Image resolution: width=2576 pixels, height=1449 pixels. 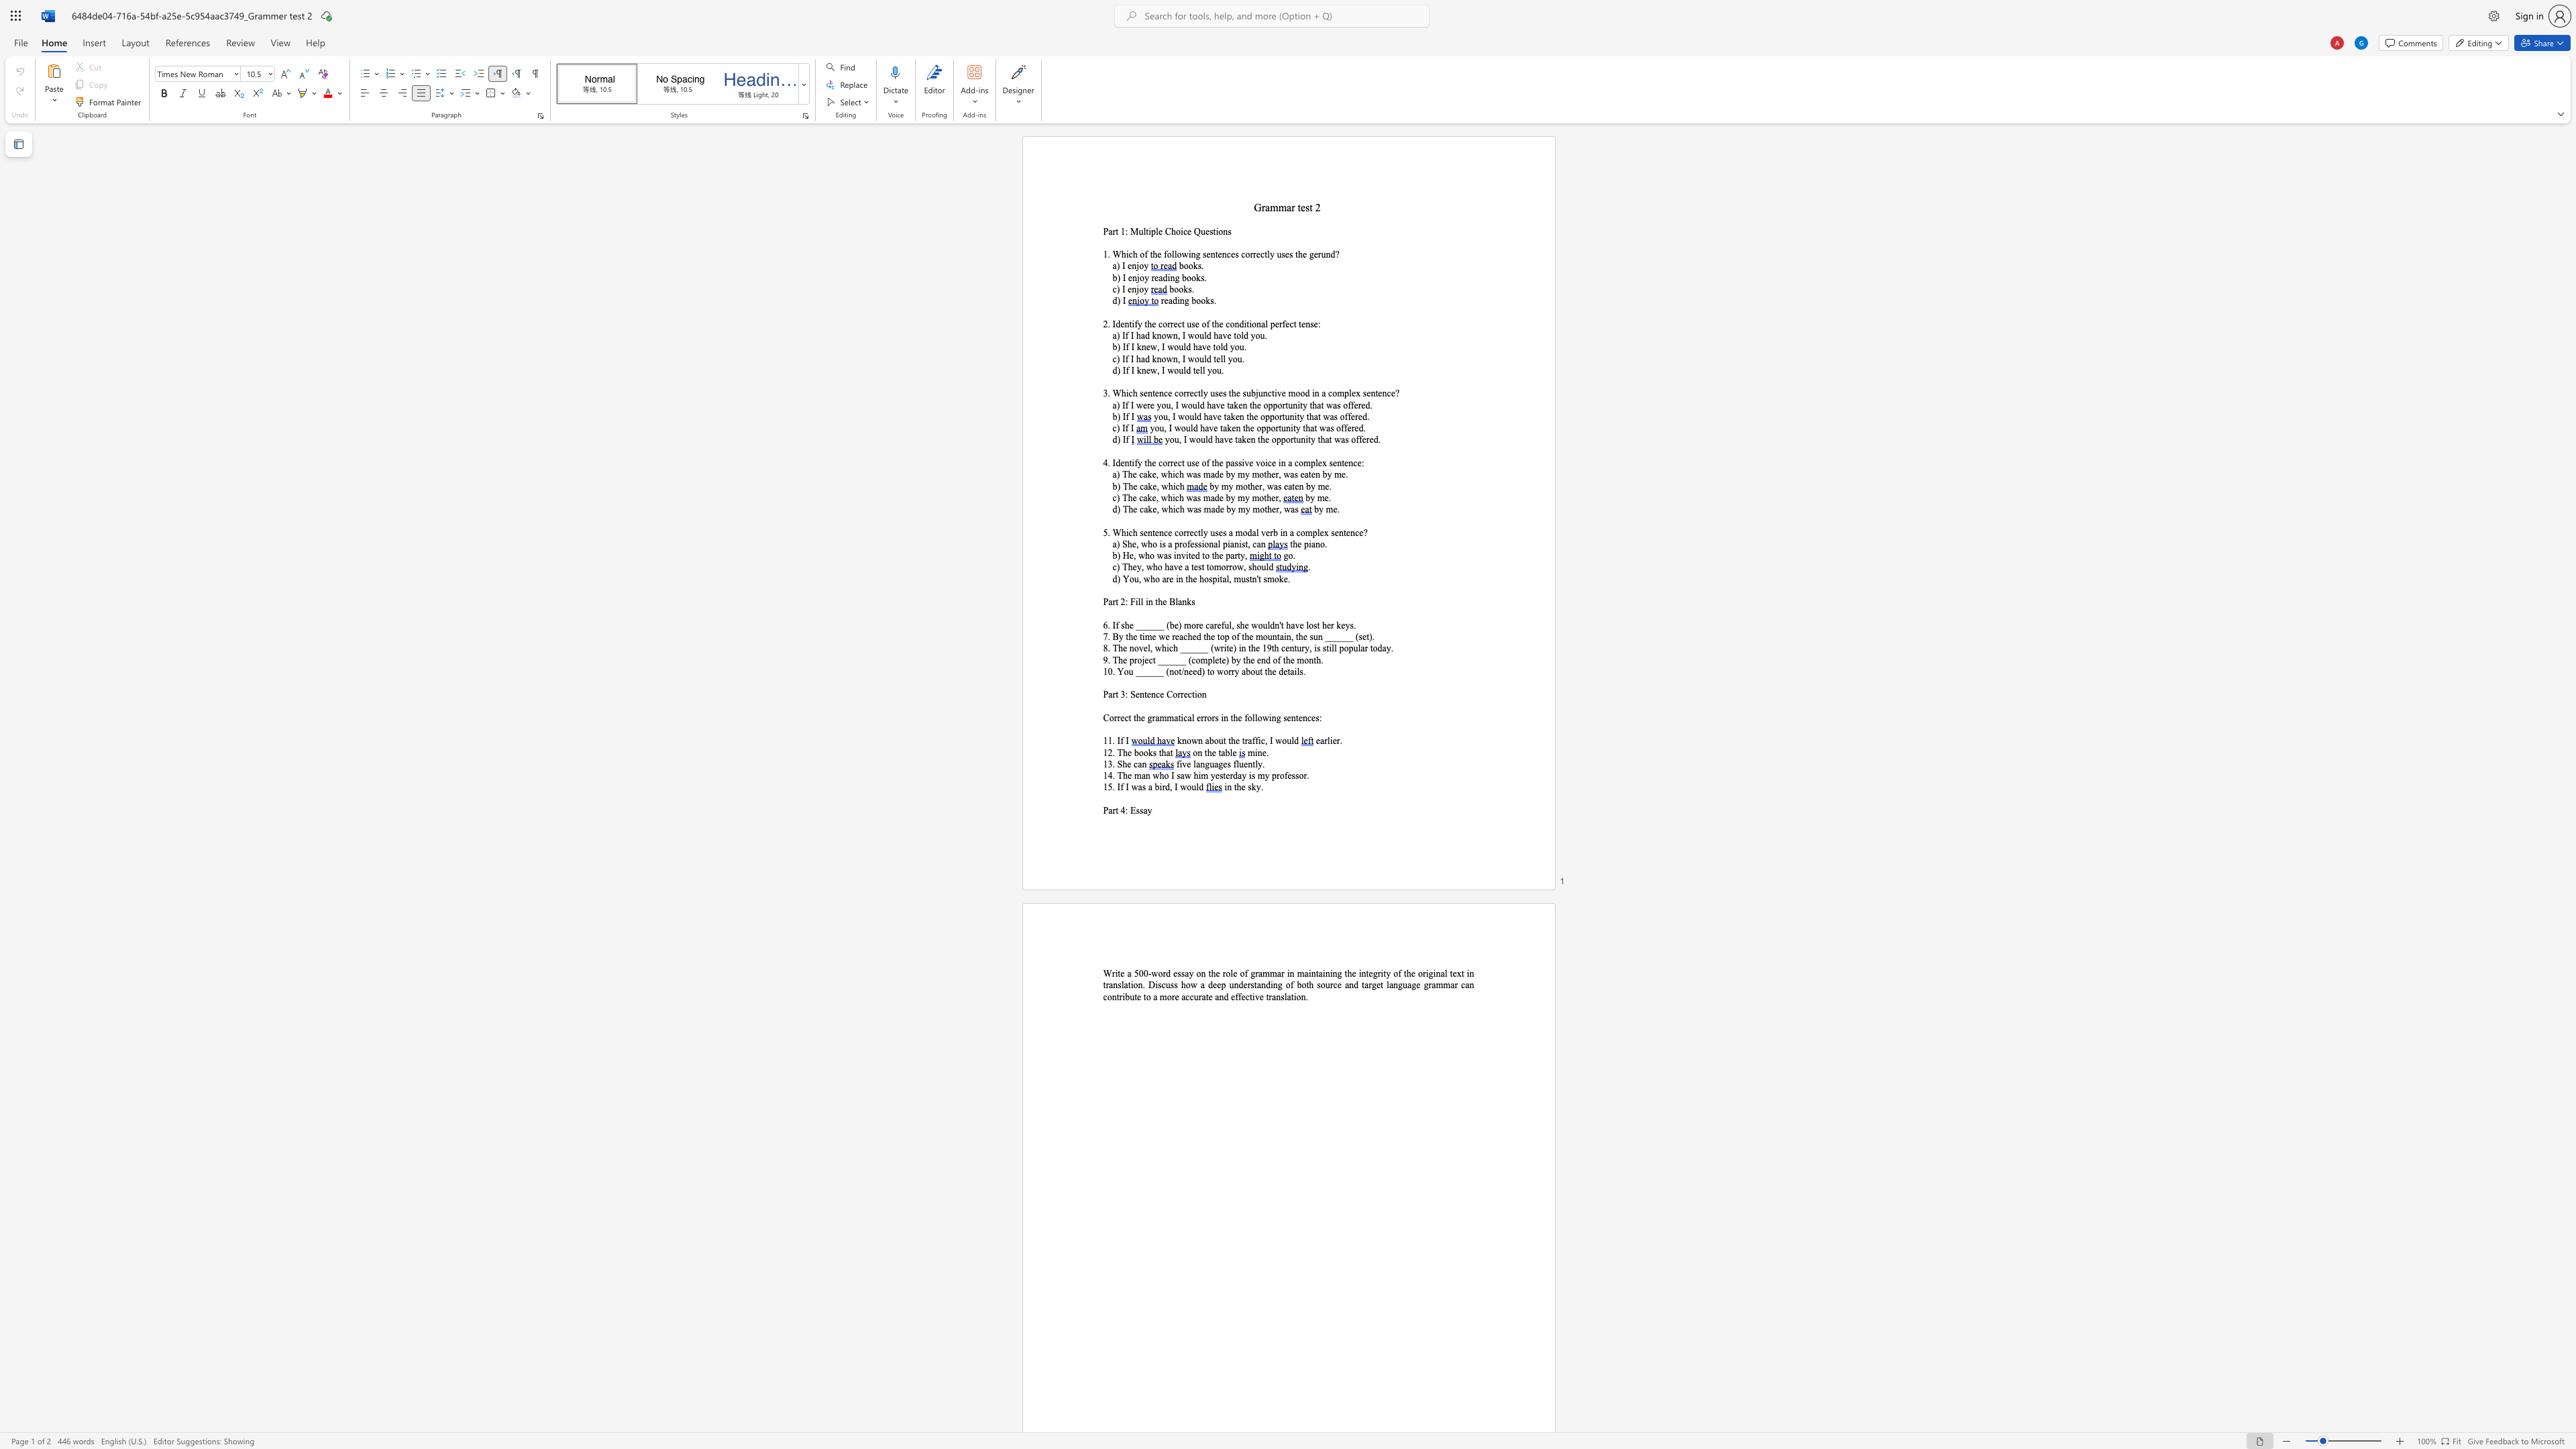 I want to click on the space between the continuous character "o" and "n" in the text, so click(x=1201, y=693).